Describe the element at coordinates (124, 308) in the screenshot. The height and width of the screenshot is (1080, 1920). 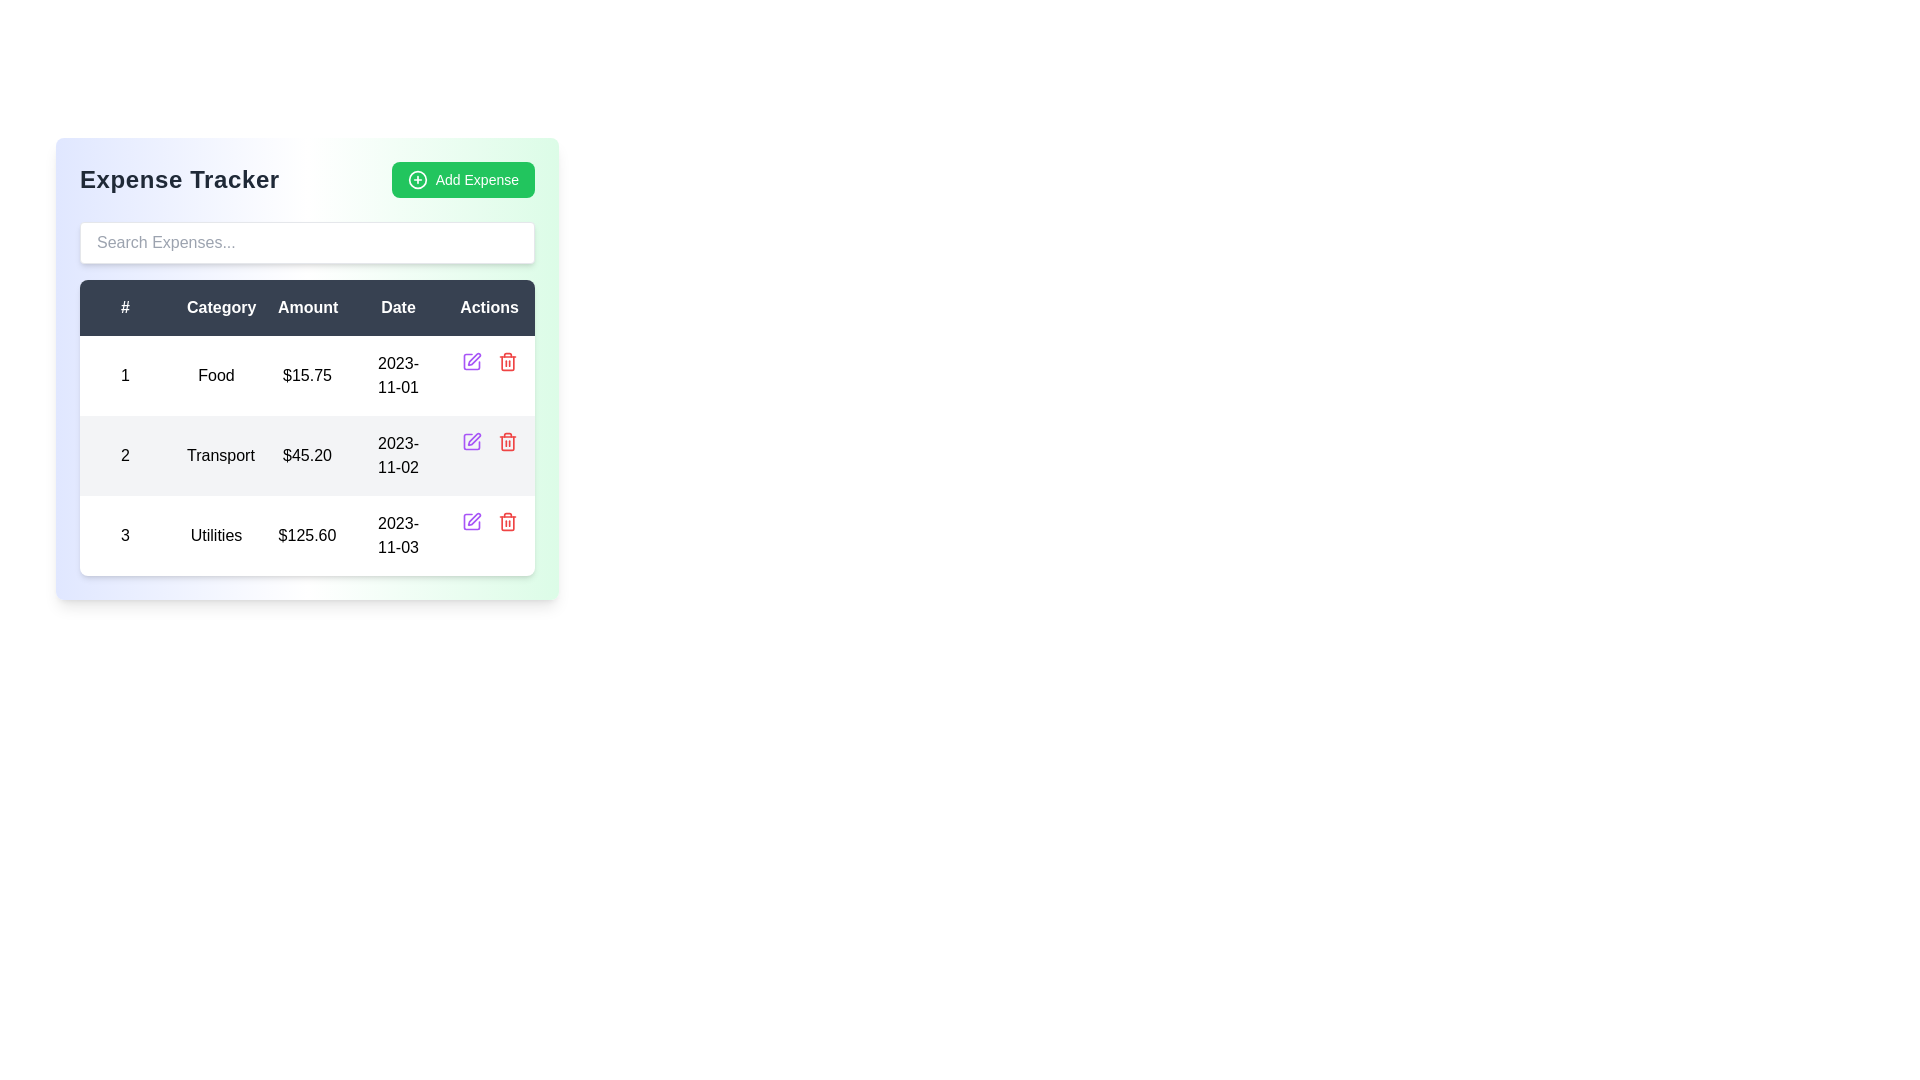
I see `the '#' text label located as the leftmost column header in the darker gray navigation bar of the Expense Tracker section` at that location.